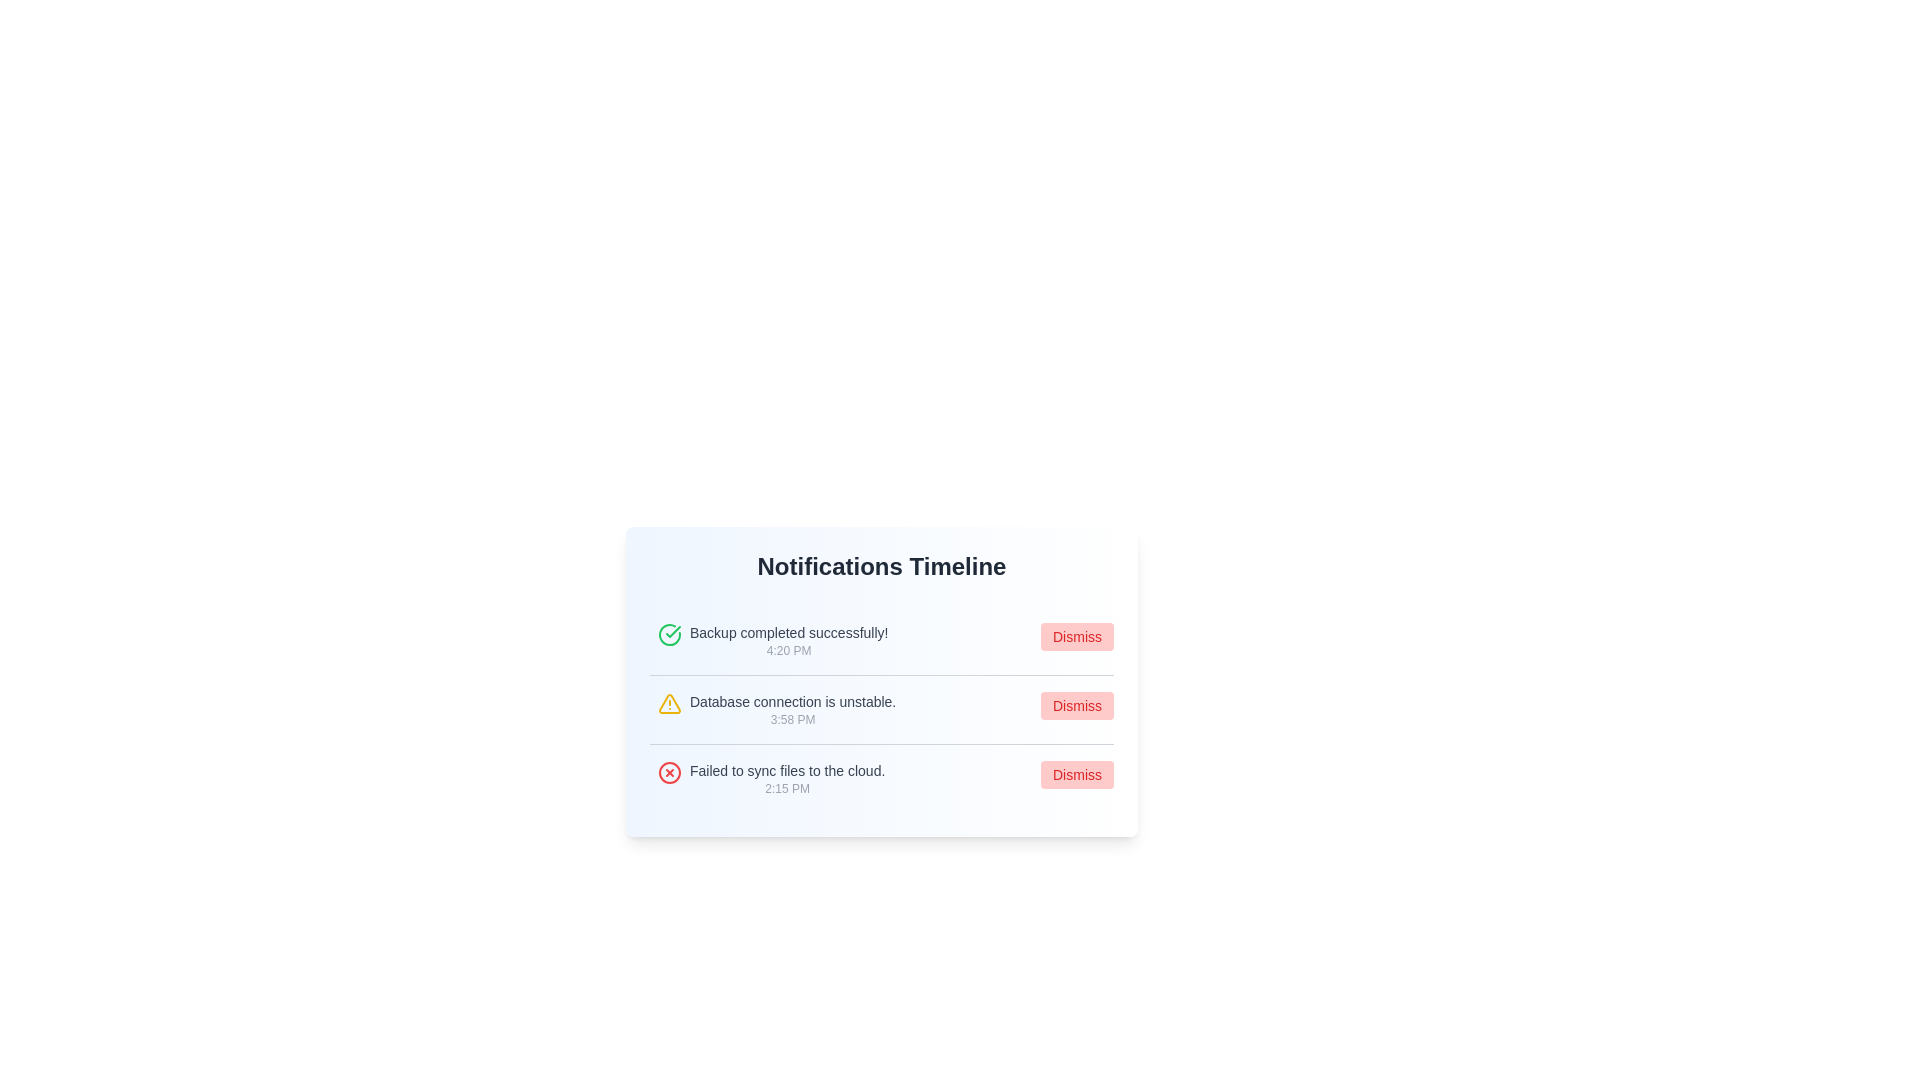 Image resolution: width=1920 pixels, height=1080 pixels. What do you see at coordinates (1076, 636) in the screenshot?
I see `the dismiss button located in the topmost notification row of the 'Notifications Timeline', positioned to the far right adjacent to the message 'Backup completed successfully!'` at bounding box center [1076, 636].